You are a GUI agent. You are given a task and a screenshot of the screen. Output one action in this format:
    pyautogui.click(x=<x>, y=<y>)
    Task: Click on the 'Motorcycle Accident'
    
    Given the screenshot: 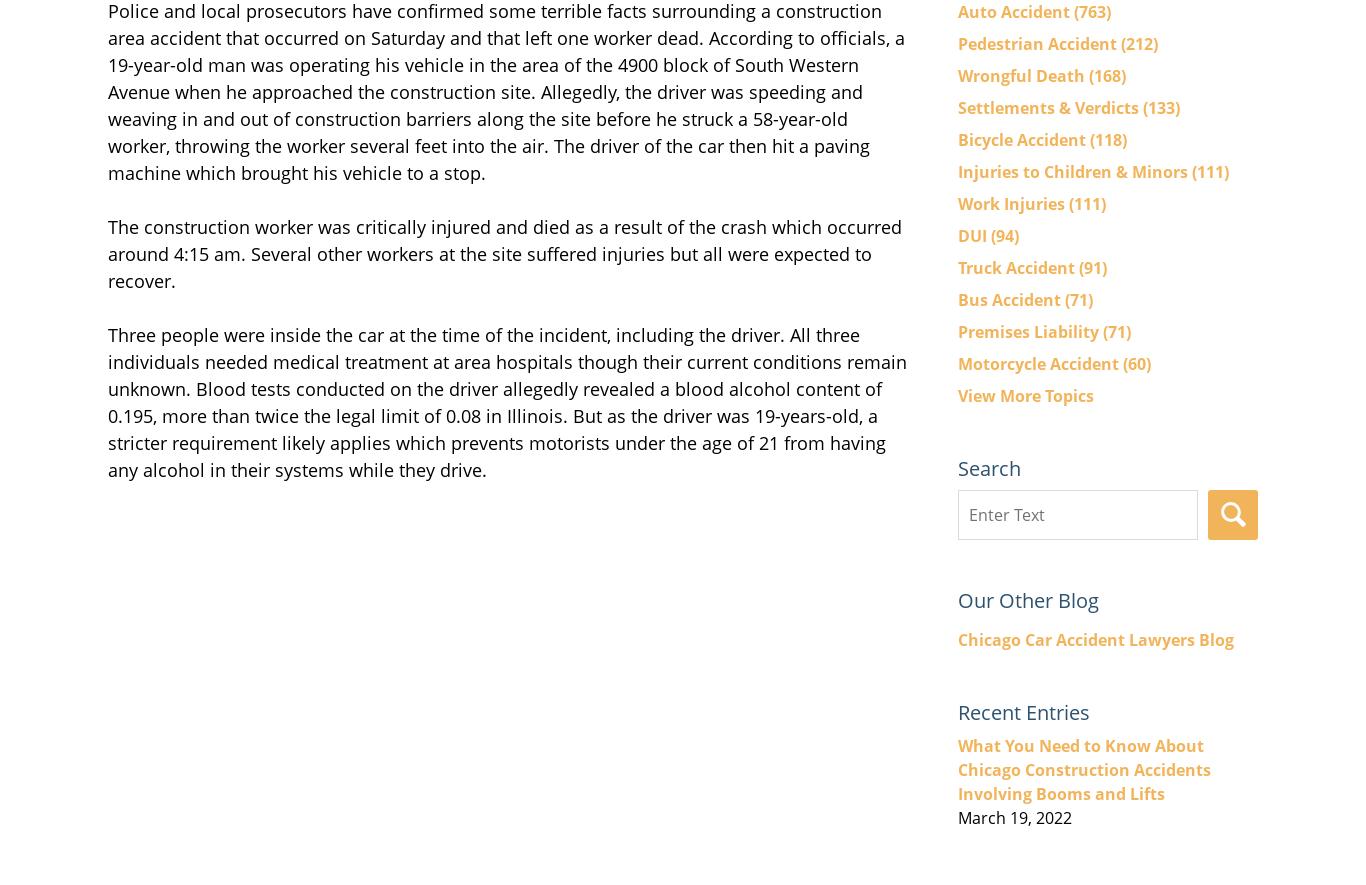 What is the action you would take?
    pyautogui.click(x=1039, y=362)
    